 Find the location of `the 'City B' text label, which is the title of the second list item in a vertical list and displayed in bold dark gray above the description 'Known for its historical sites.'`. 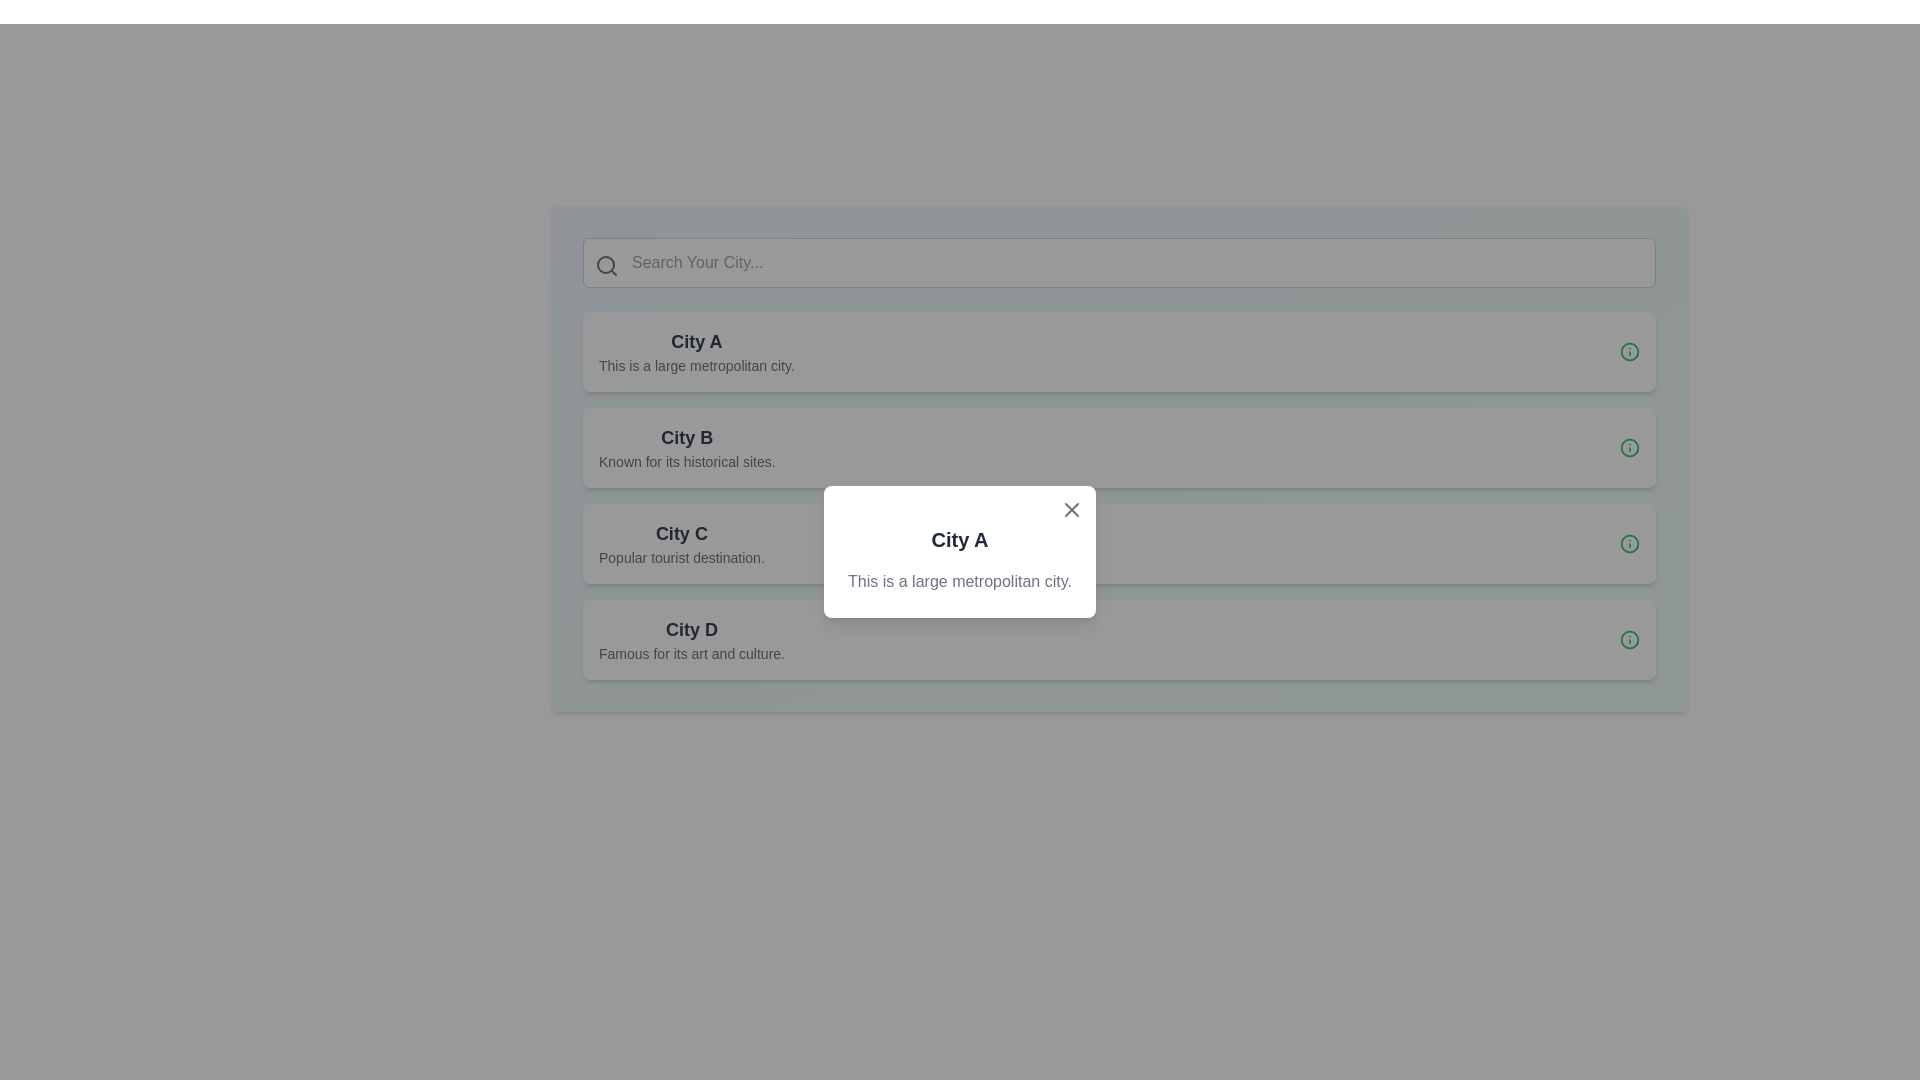

the 'City B' text label, which is the title of the second list item in a vertical list and displayed in bold dark gray above the description 'Known for its historical sites.' is located at coordinates (687, 437).